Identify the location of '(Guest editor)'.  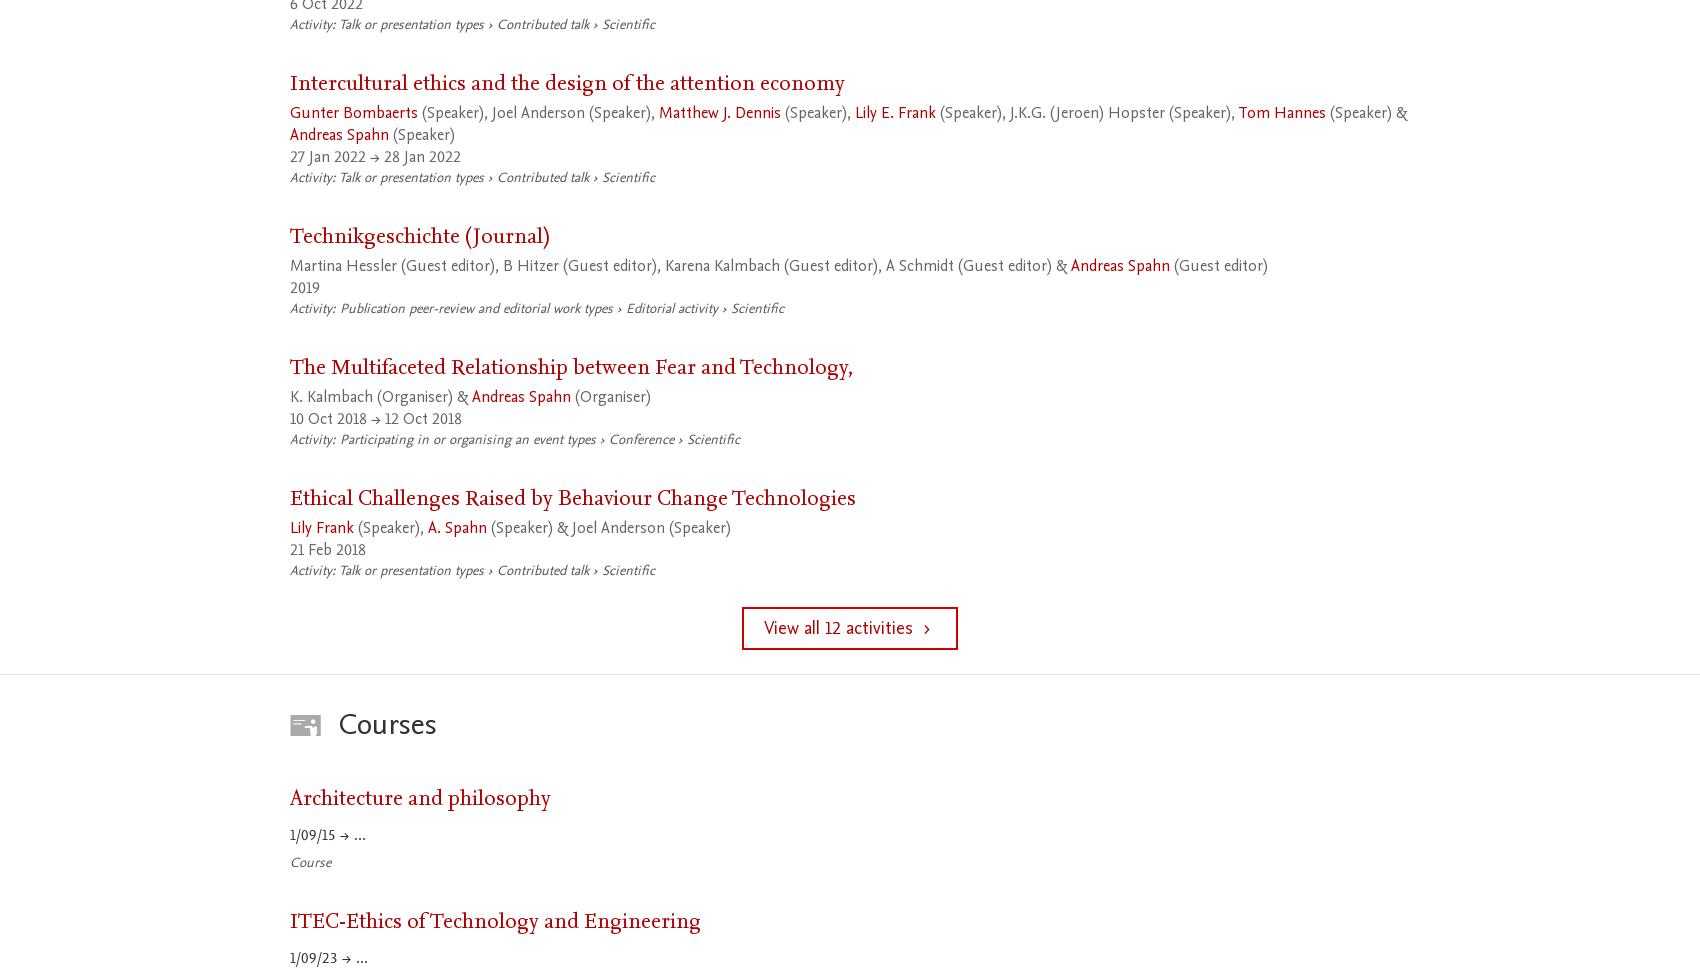
(1169, 266).